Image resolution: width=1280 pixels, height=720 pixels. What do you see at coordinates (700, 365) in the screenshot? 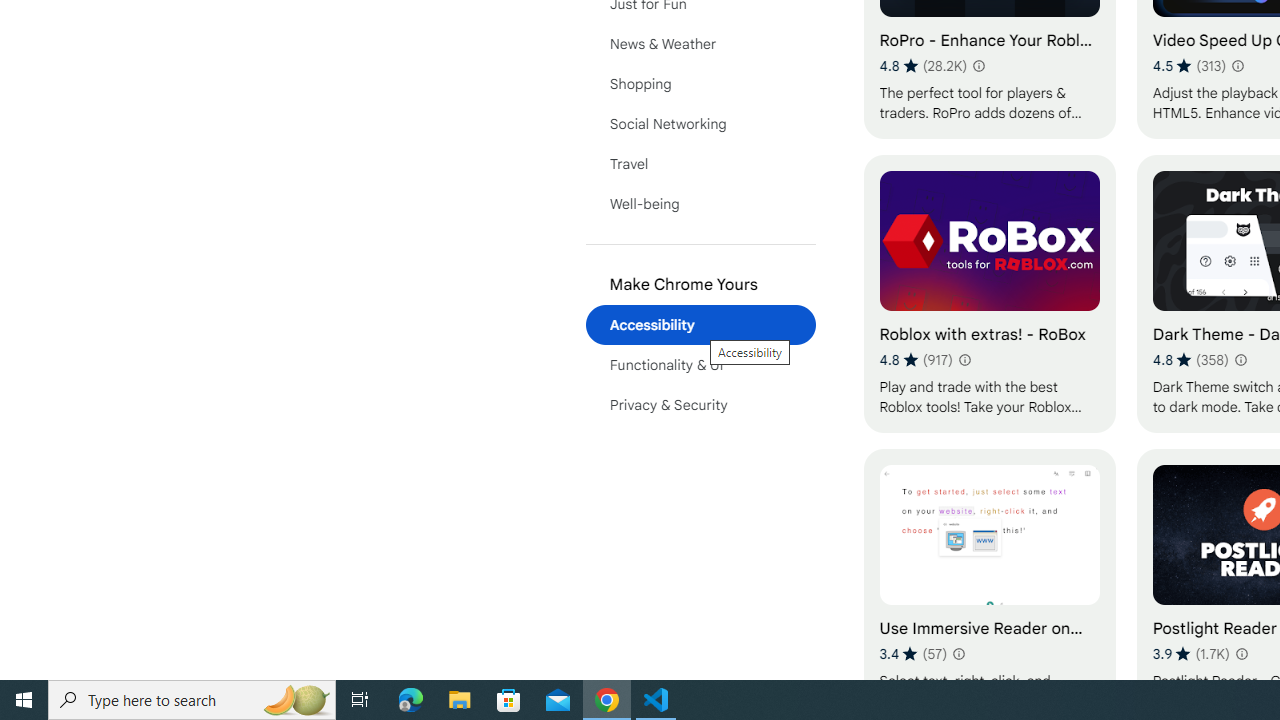
I see `'Functionality & UI'` at bounding box center [700, 365].